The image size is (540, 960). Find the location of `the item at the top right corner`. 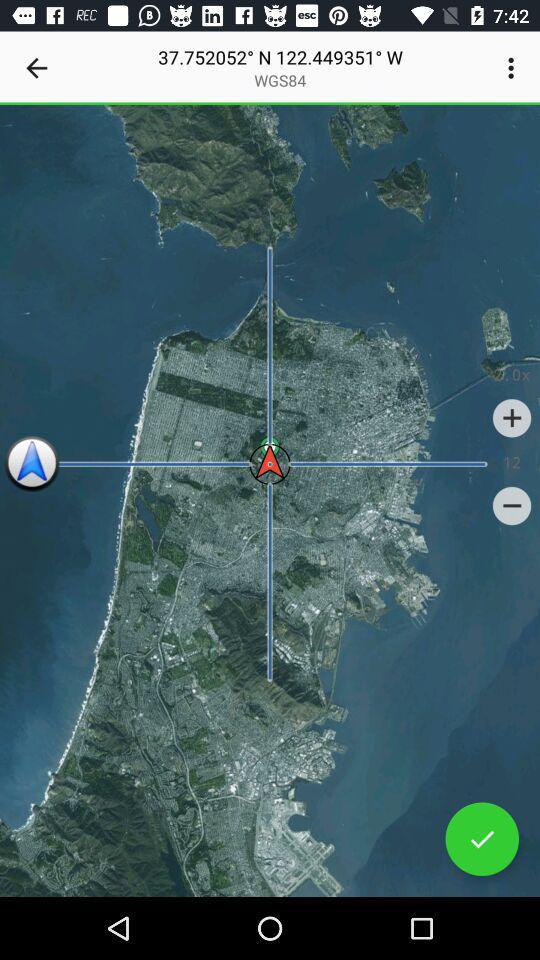

the item at the top right corner is located at coordinates (513, 68).